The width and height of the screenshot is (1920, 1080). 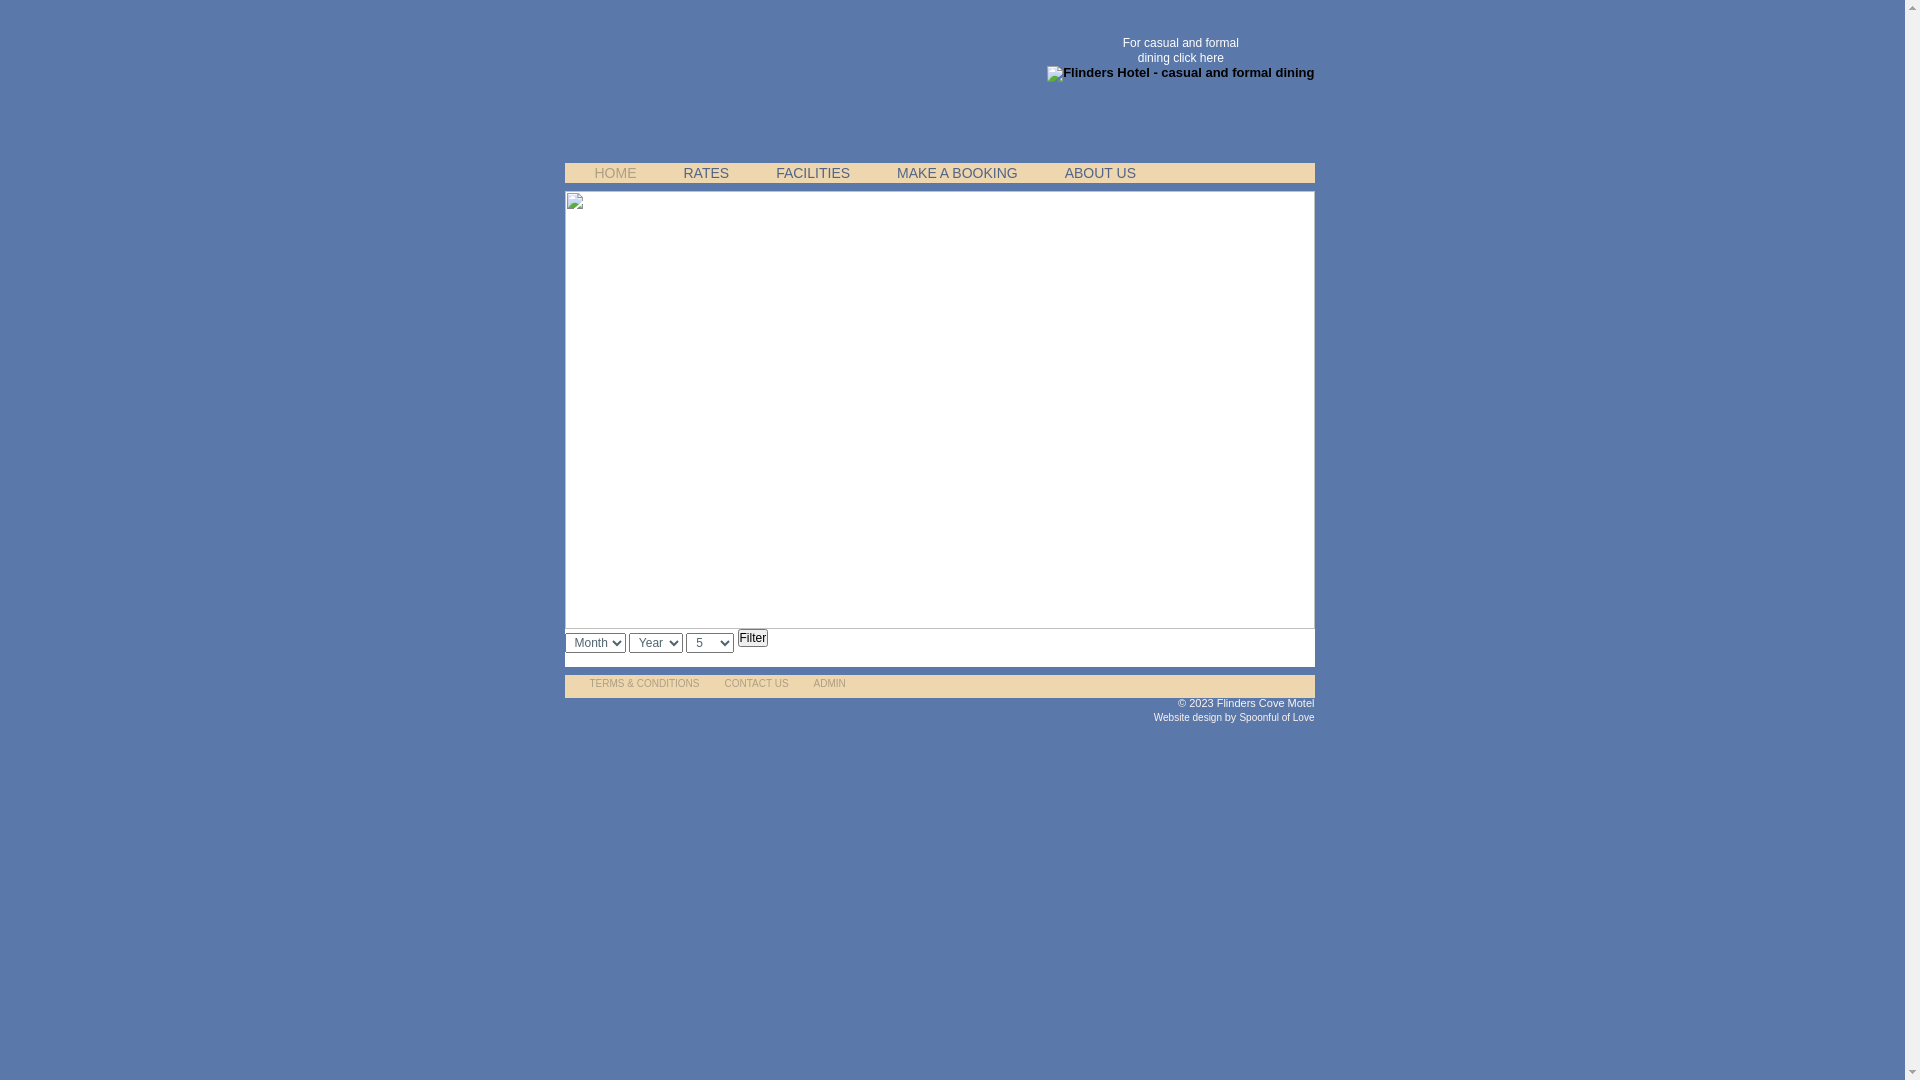 What do you see at coordinates (1093, 172) in the screenshot?
I see `'ABOUT US'` at bounding box center [1093, 172].